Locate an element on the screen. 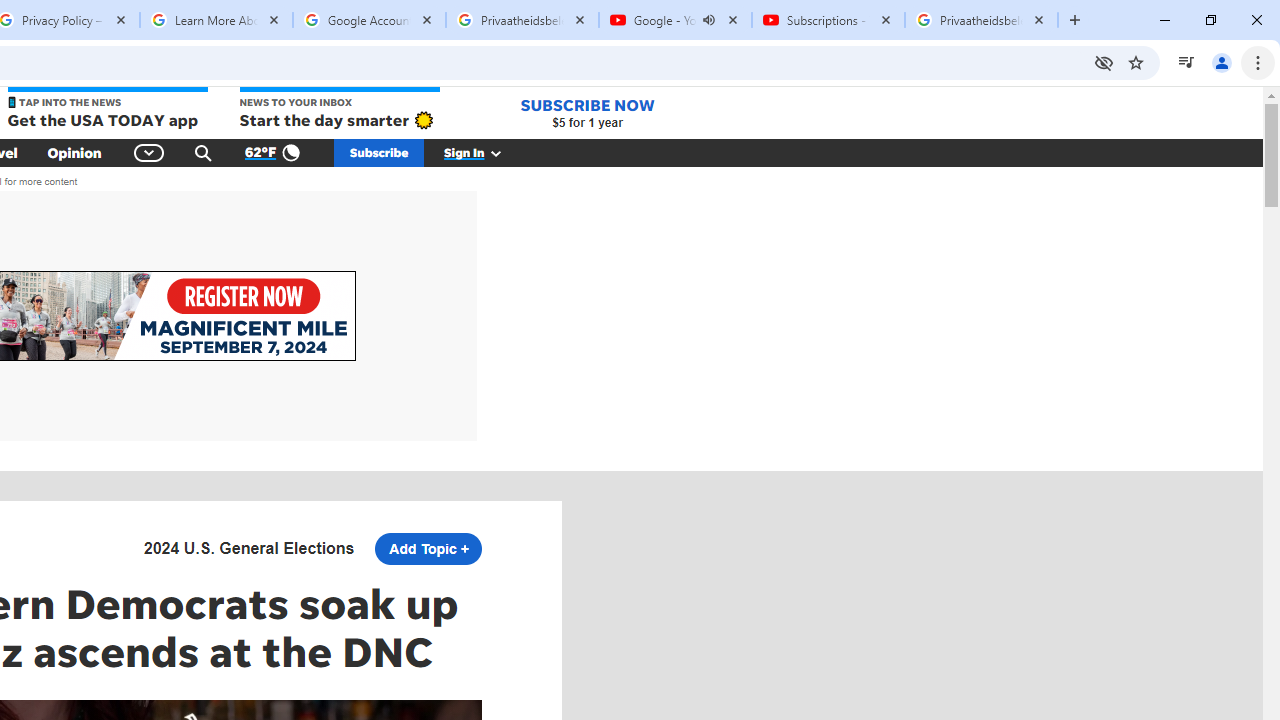  'Search' is located at coordinates (203, 152).